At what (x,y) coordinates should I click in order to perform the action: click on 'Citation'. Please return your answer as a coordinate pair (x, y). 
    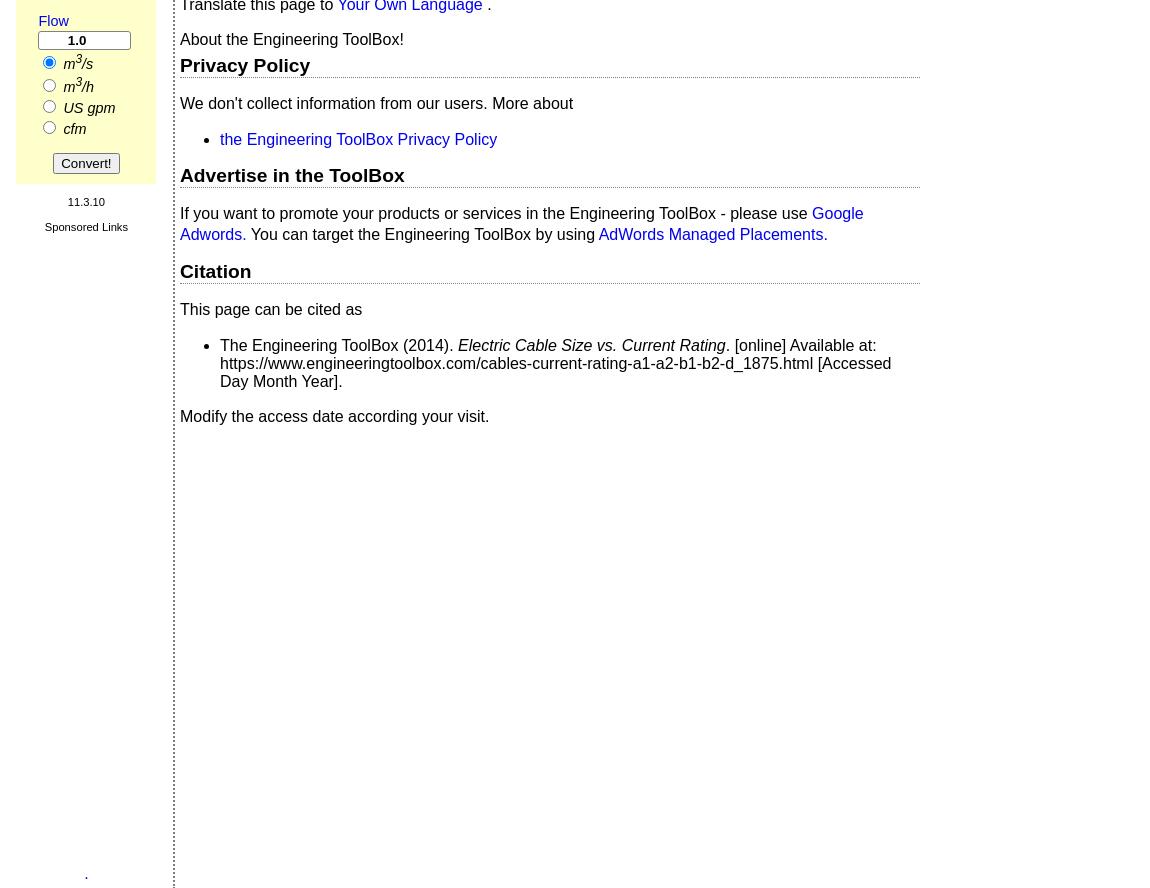
    Looking at the image, I should click on (178, 271).